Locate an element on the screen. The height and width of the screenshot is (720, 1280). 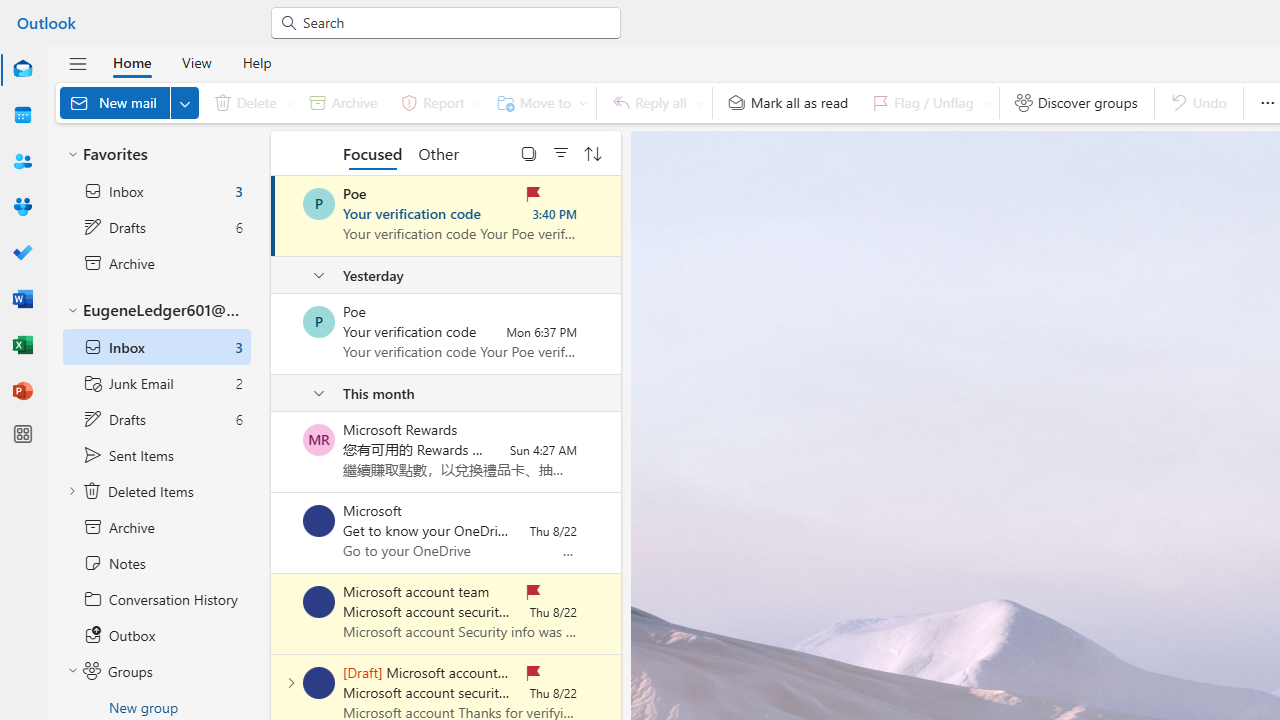
'View' is located at coordinates (196, 61).